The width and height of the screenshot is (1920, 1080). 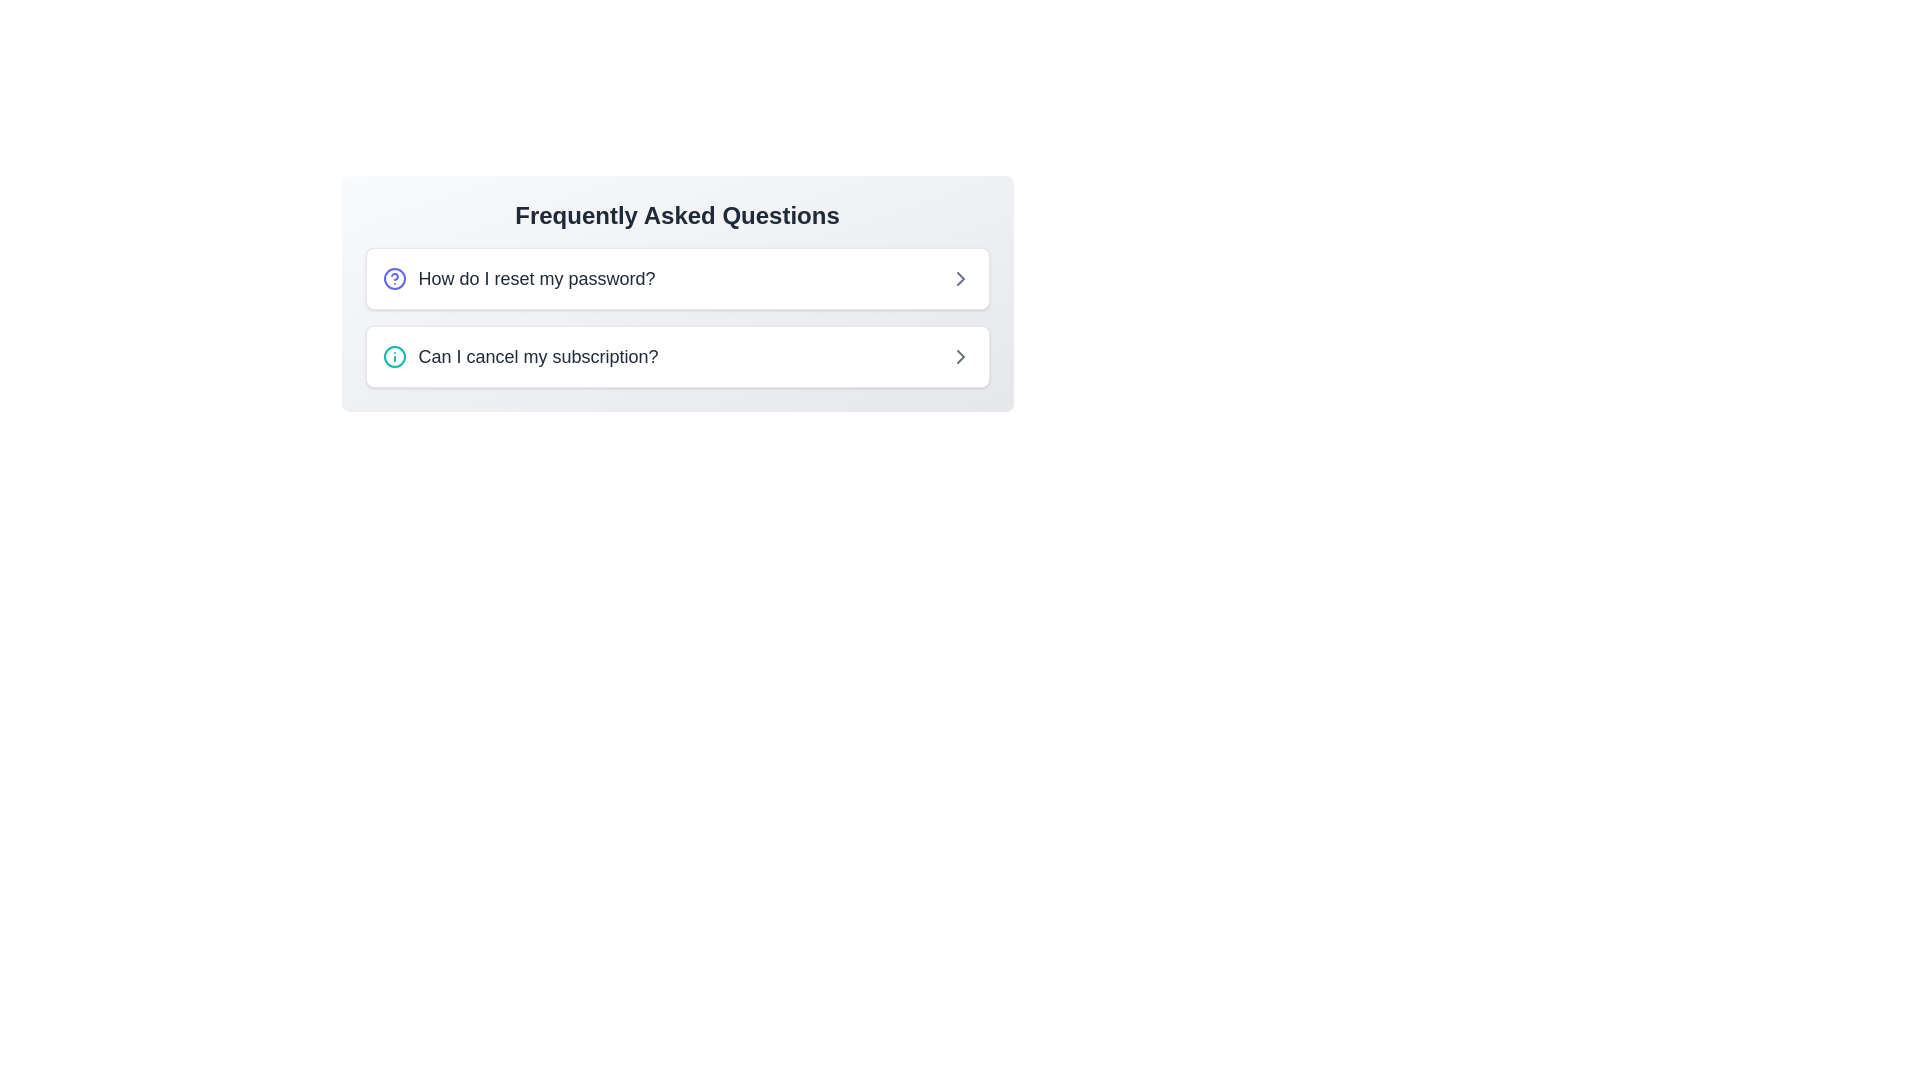 I want to click on the second interactive list item in the FAQ section labeled 'Can I cancel my subscription?', so click(x=677, y=356).